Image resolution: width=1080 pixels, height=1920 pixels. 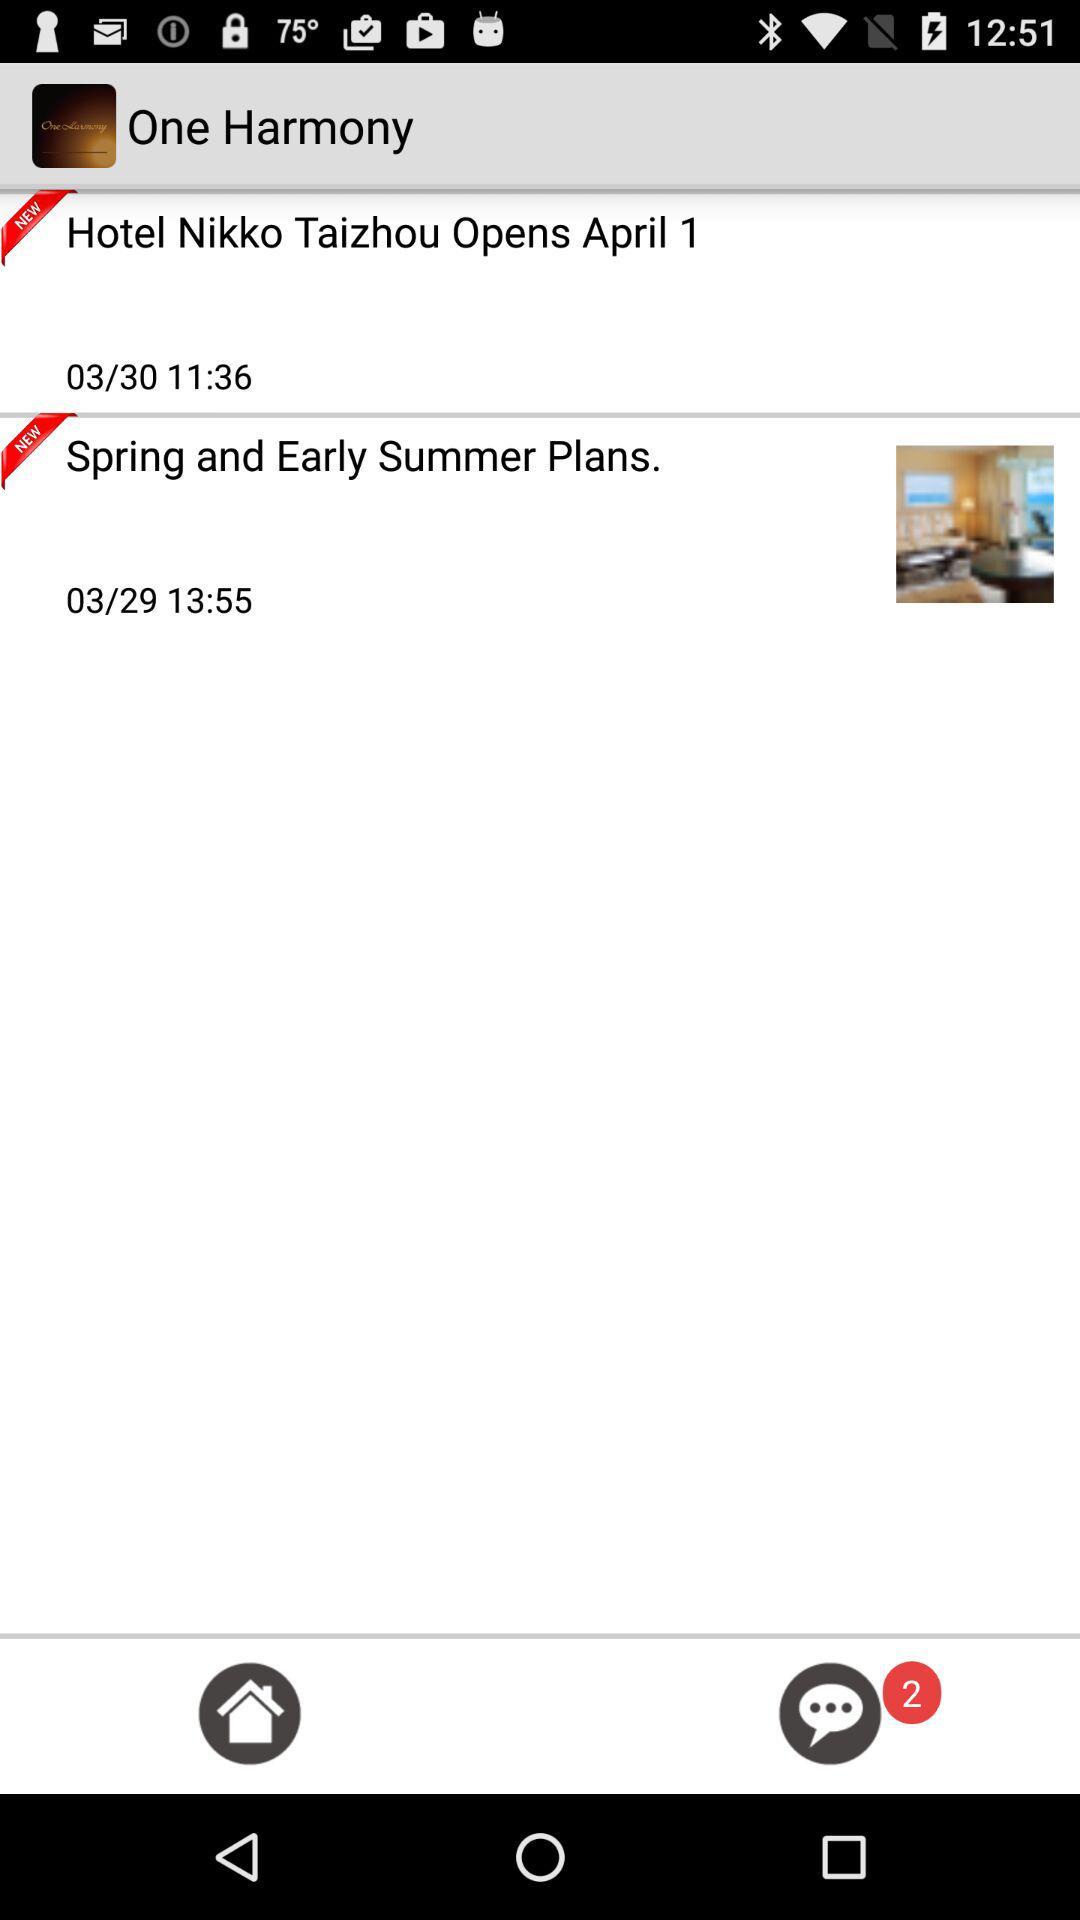 I want to click on open messages, so click(x=830, y=1712).